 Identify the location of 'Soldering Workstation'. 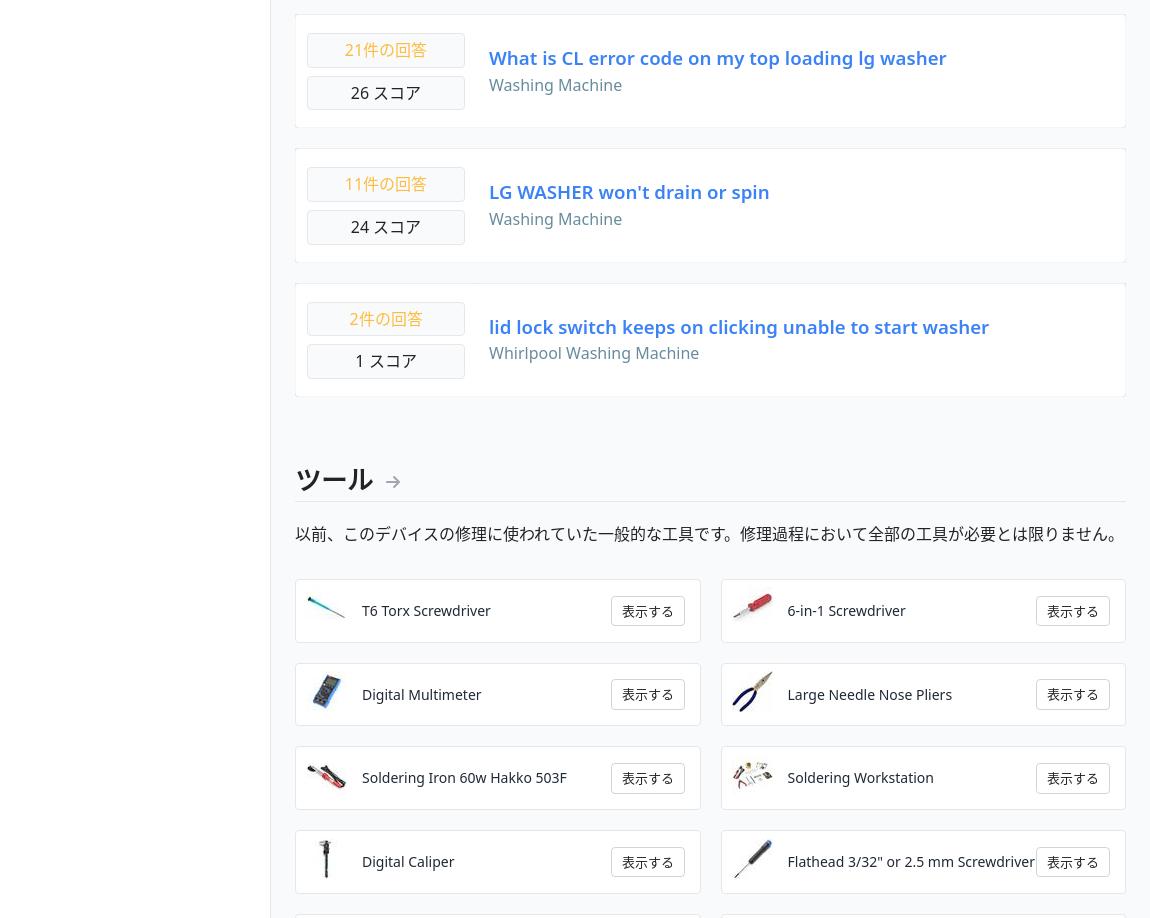
(785, 777).